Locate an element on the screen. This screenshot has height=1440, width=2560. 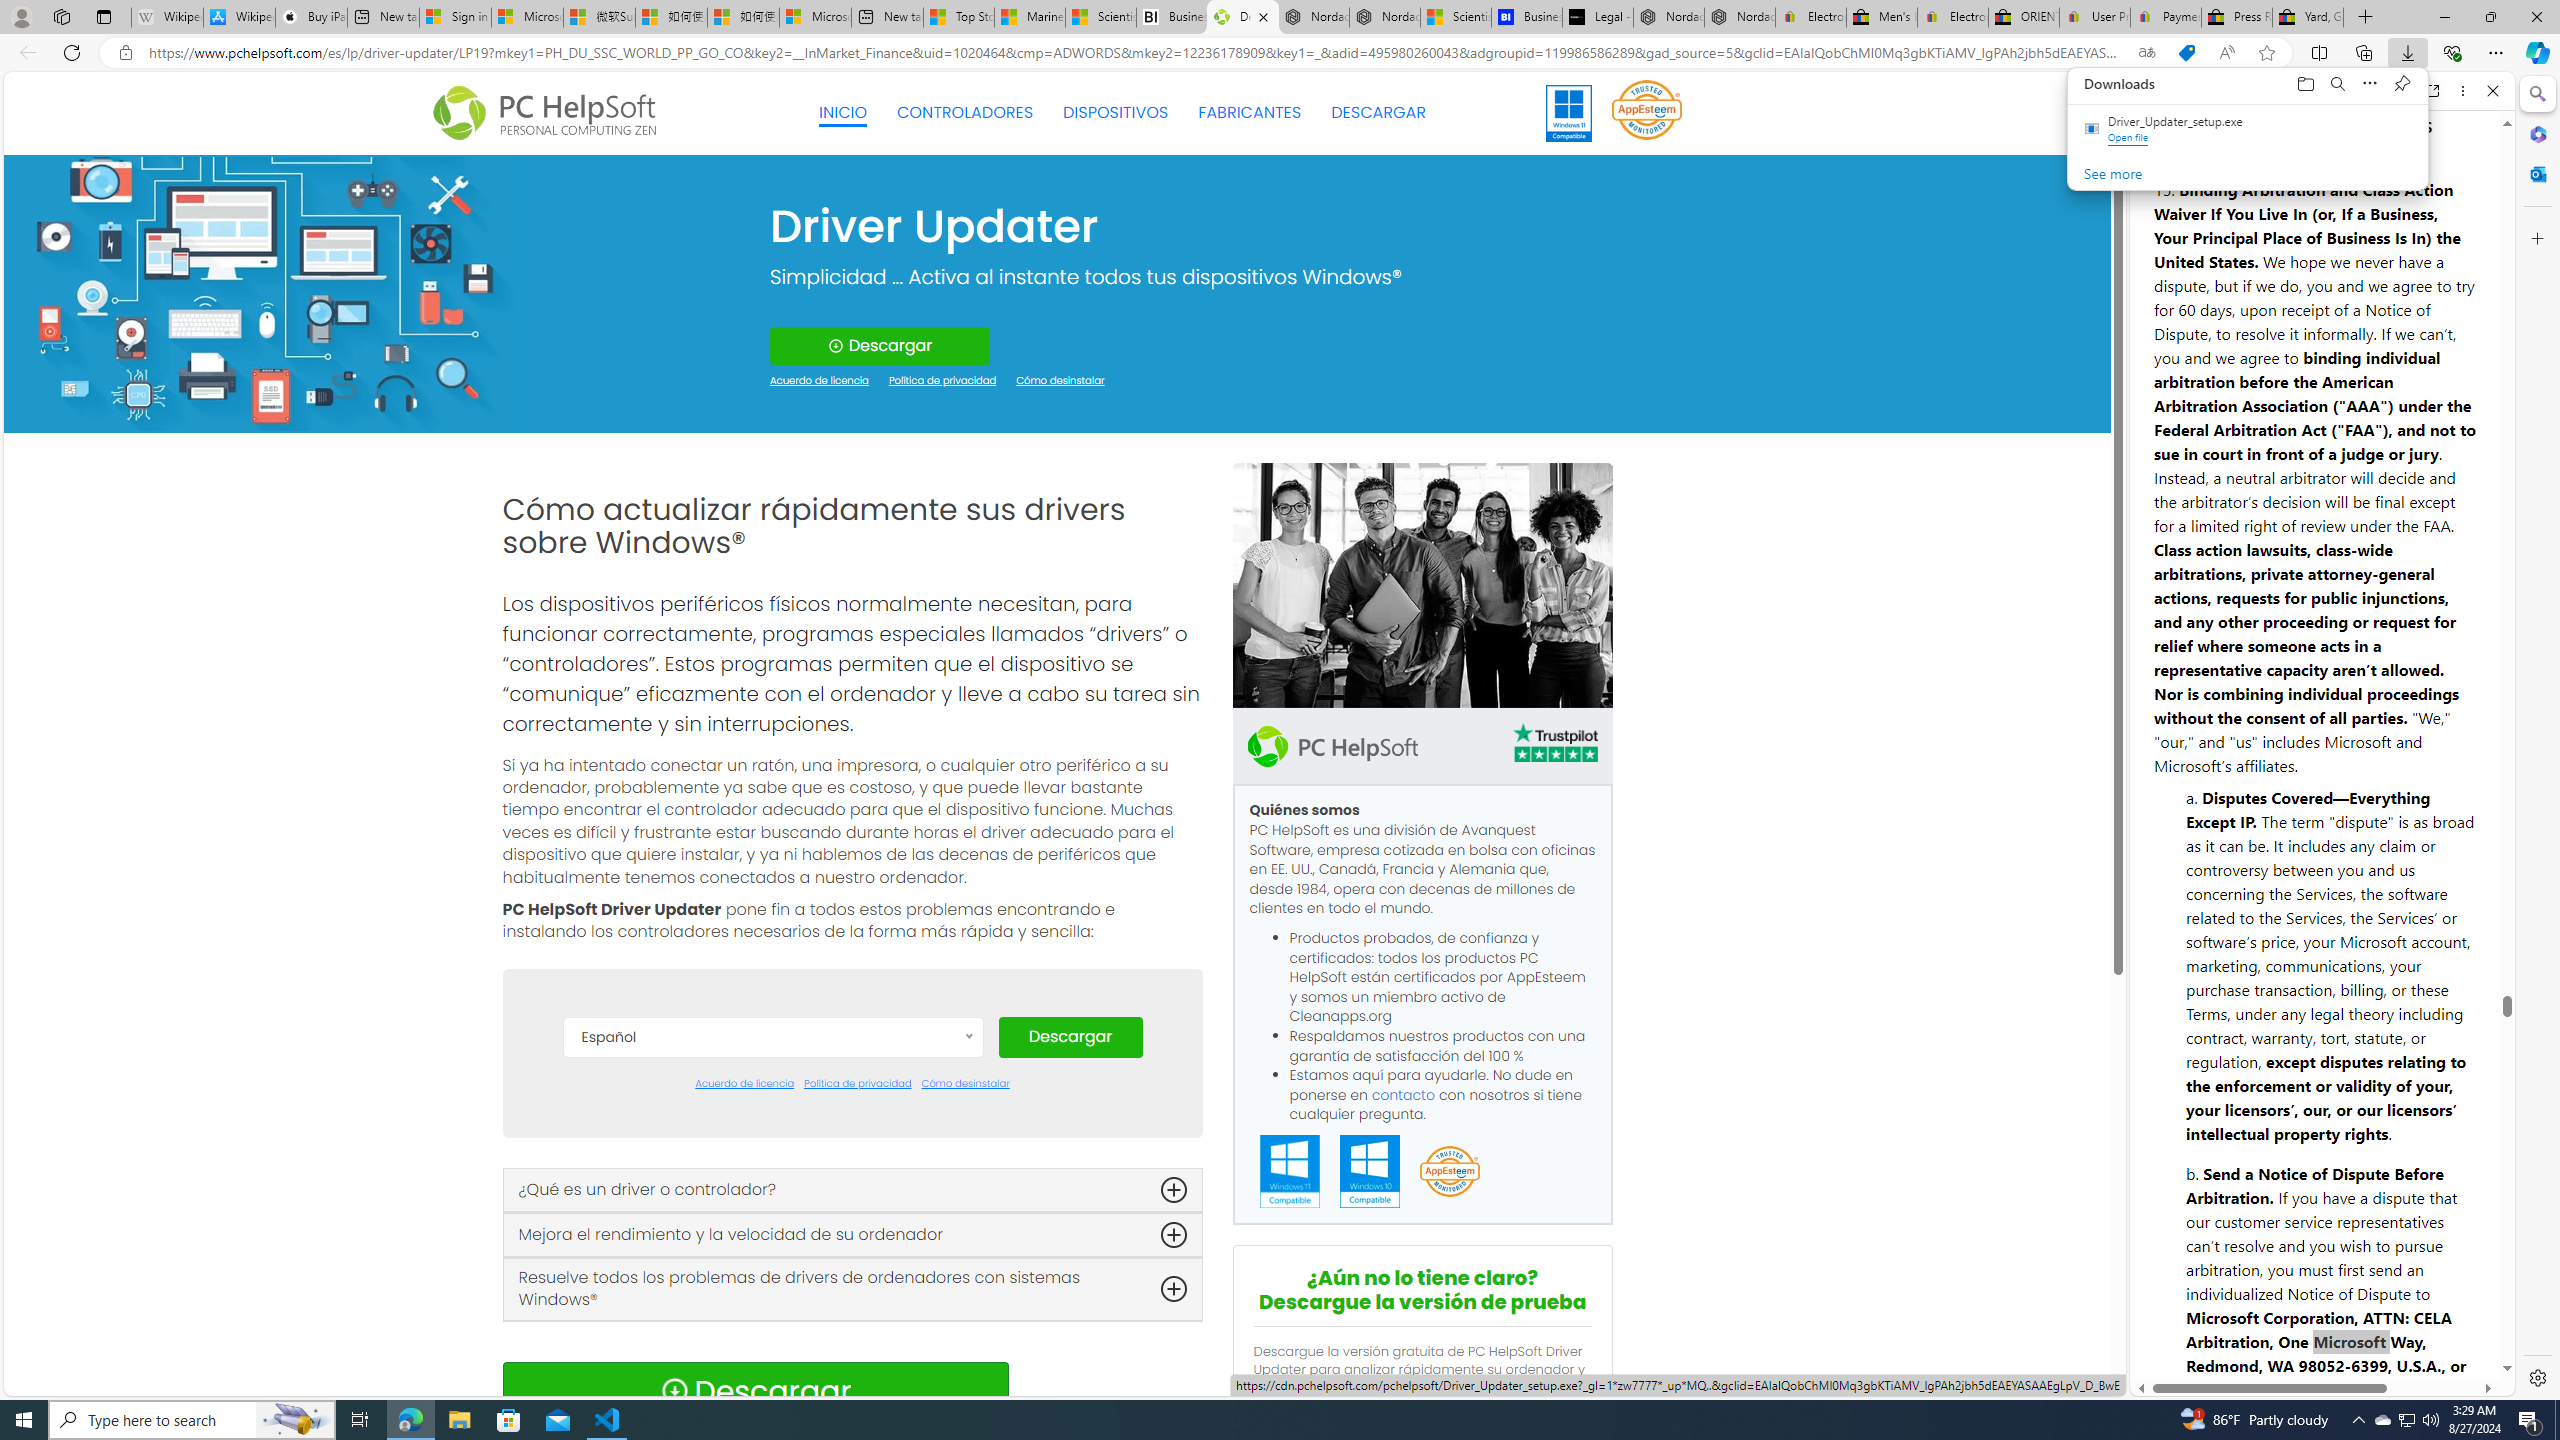
'Italiano' is located at coordinates (773, 1311).